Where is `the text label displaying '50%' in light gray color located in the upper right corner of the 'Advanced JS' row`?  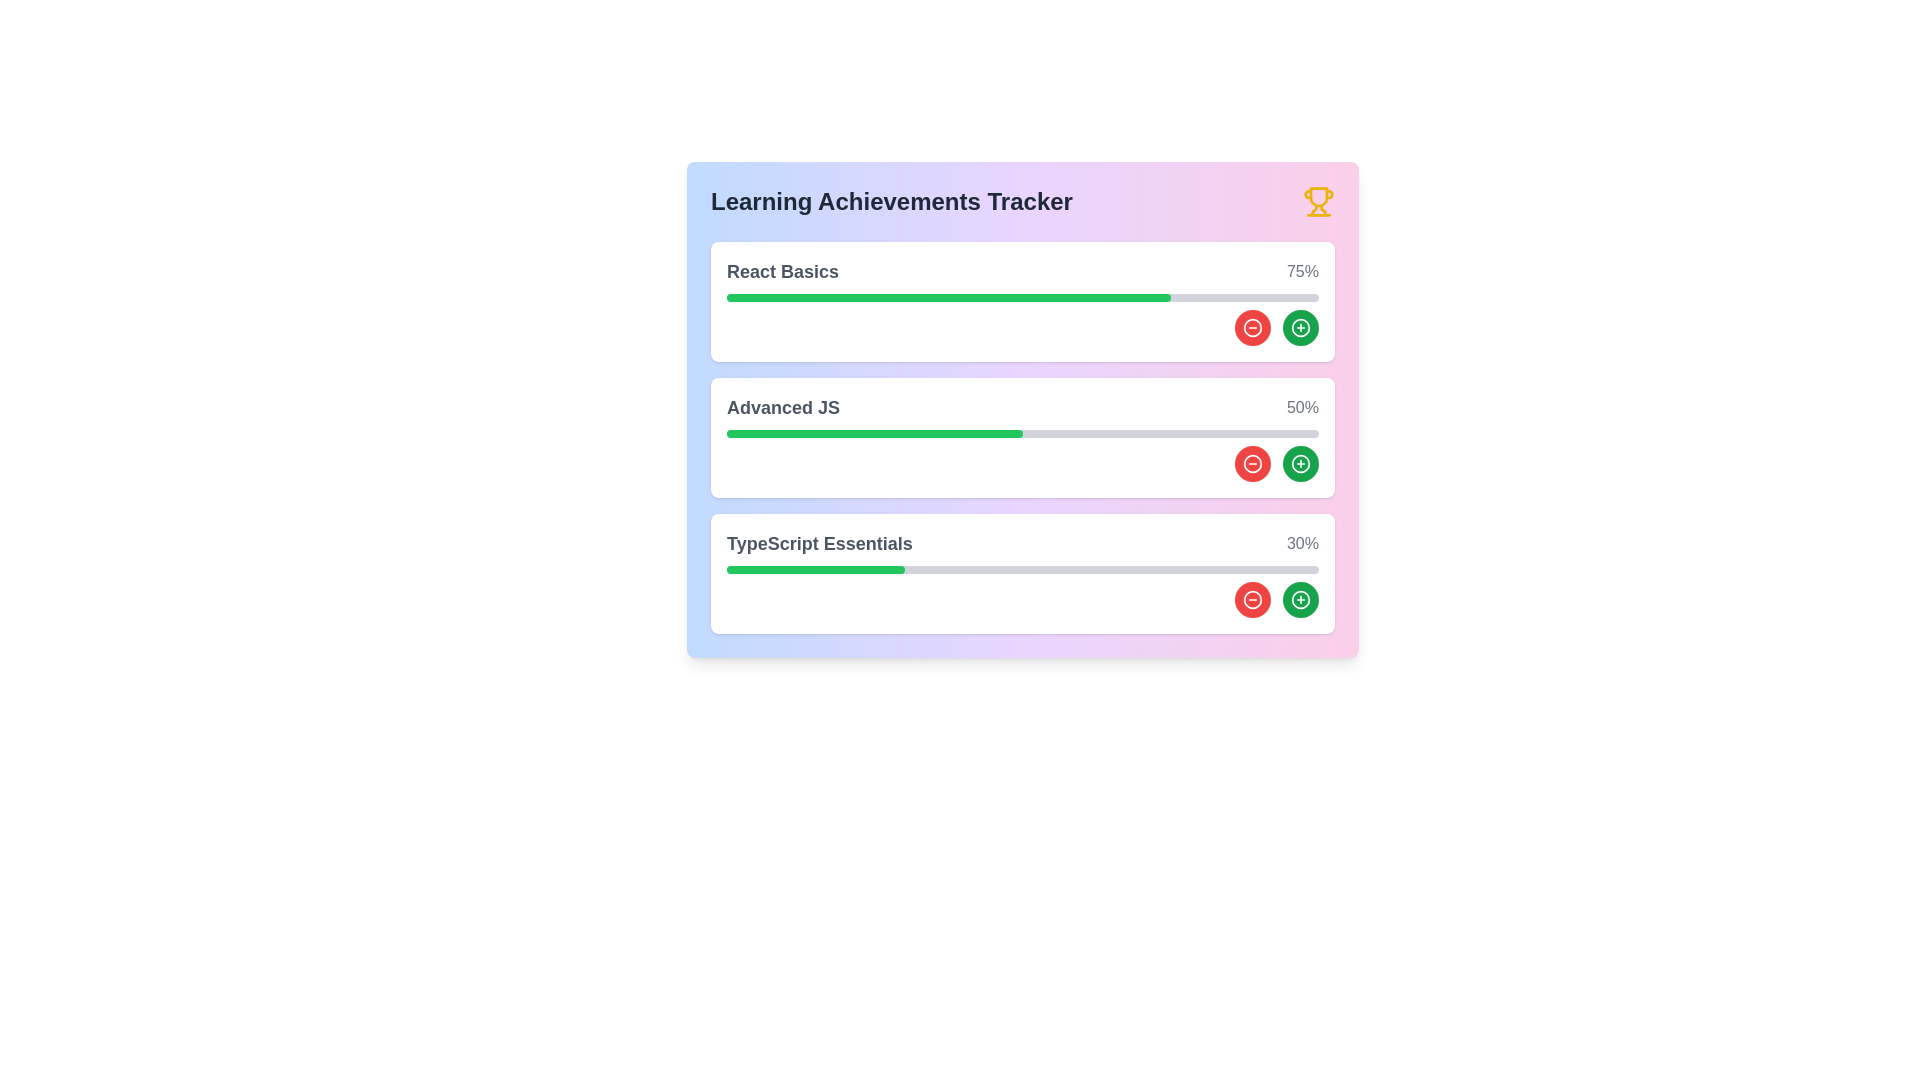 the text label displaying '50%' in light gray color located in the upper right corner of the 'Advanced JS' row is located at coordinates (1302, 407).